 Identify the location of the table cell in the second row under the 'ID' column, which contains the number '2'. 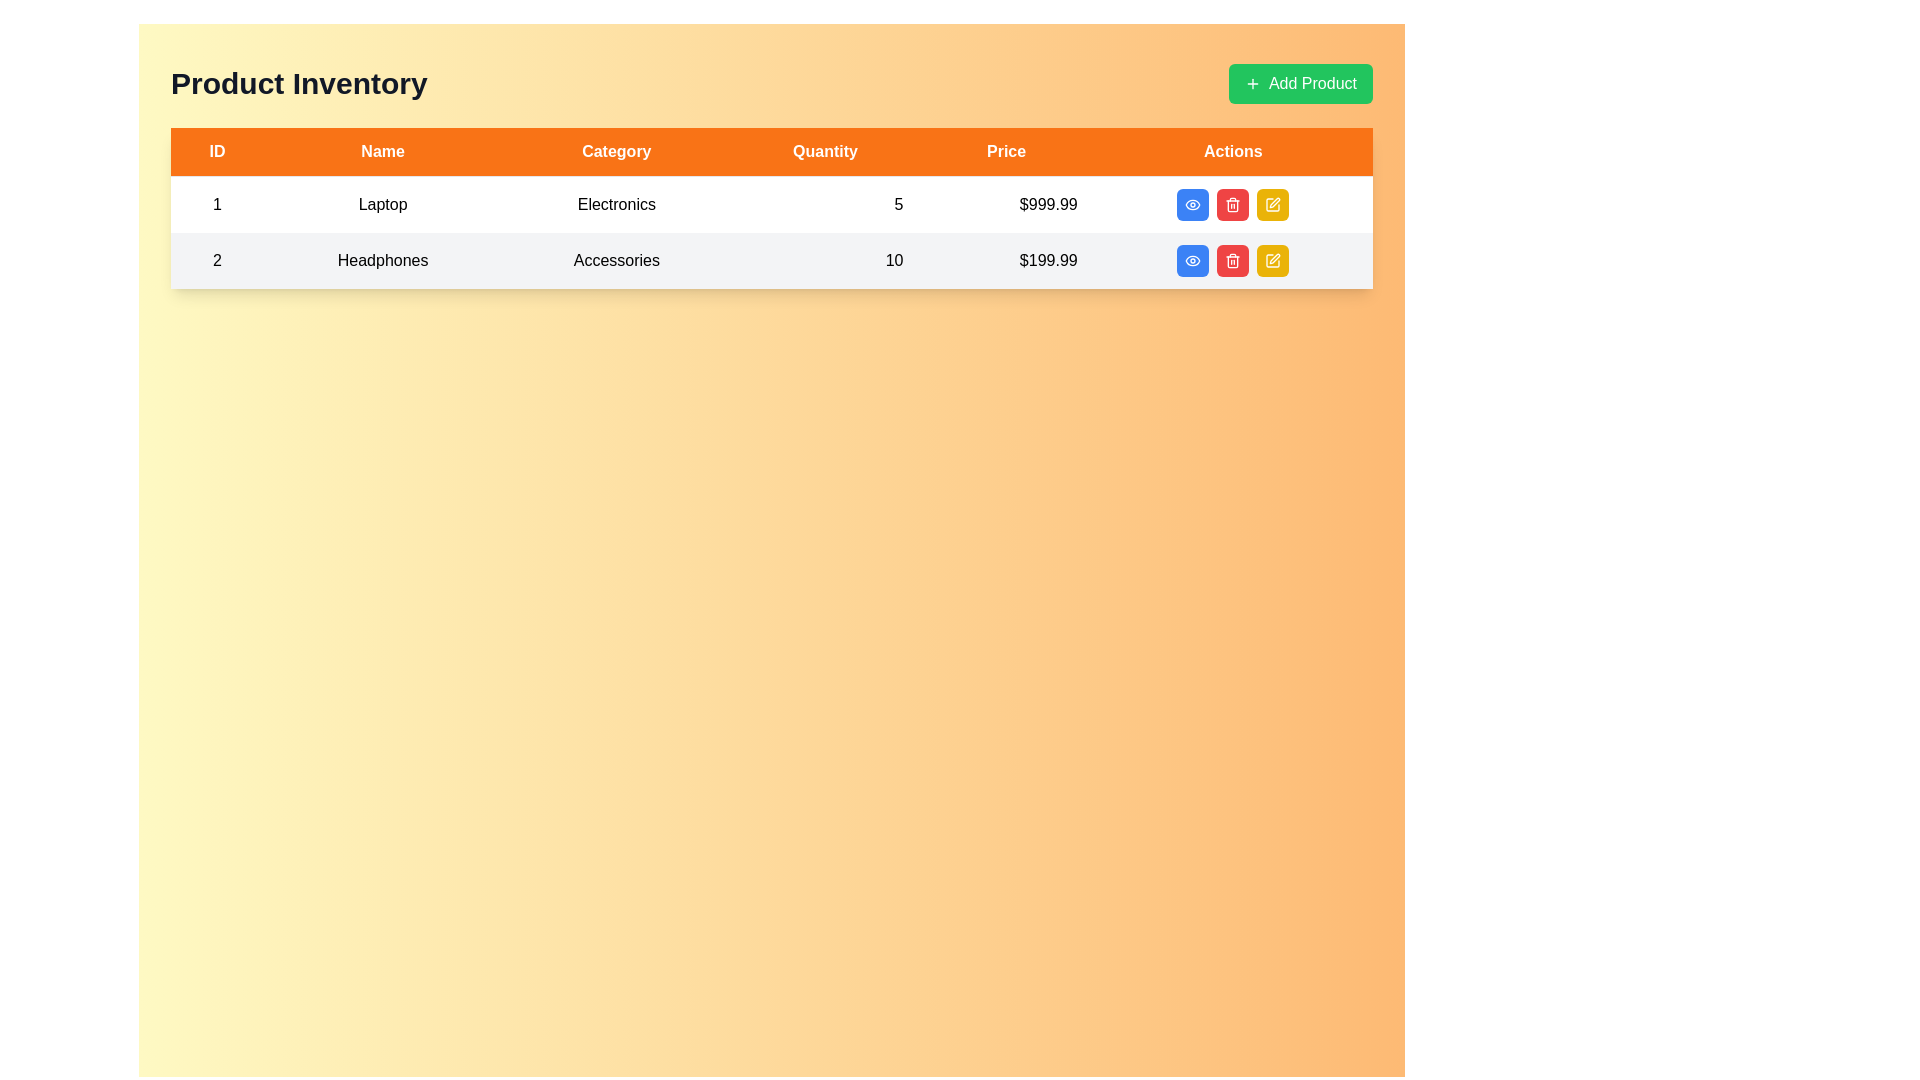
(217, 260).